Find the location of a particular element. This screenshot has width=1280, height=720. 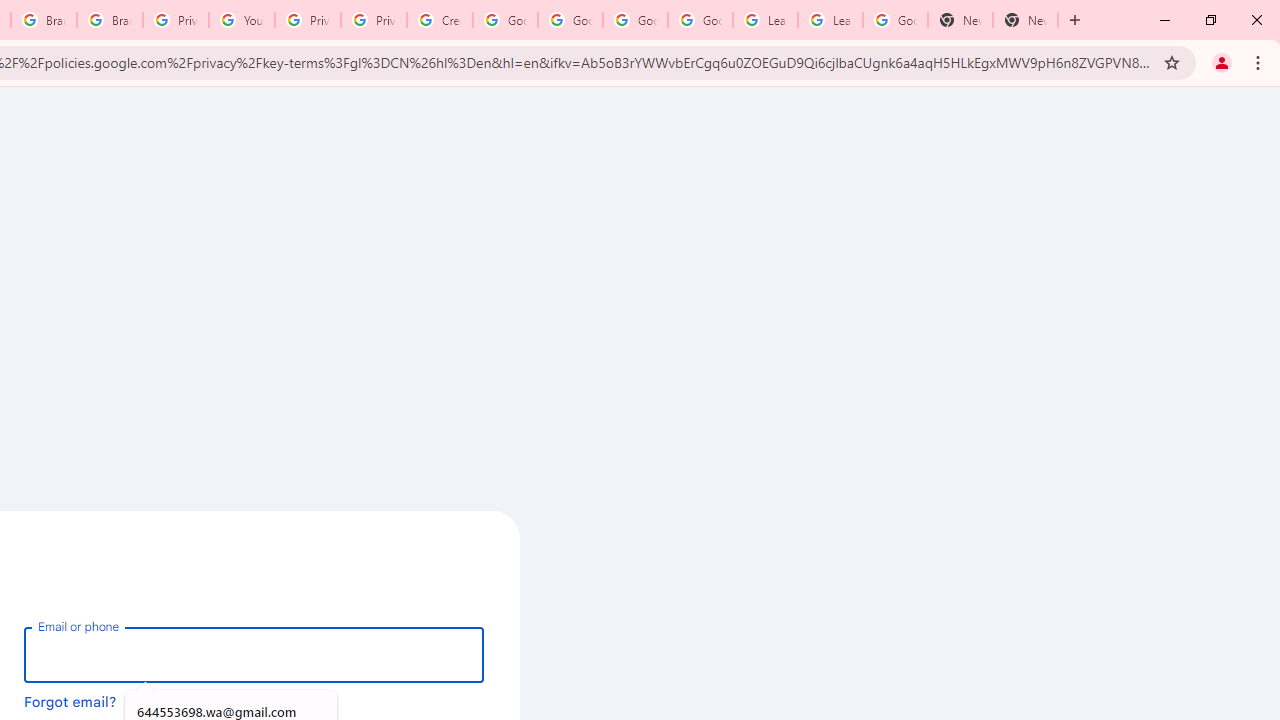

'Create your Google Account' is located at coordinates (439, 20).